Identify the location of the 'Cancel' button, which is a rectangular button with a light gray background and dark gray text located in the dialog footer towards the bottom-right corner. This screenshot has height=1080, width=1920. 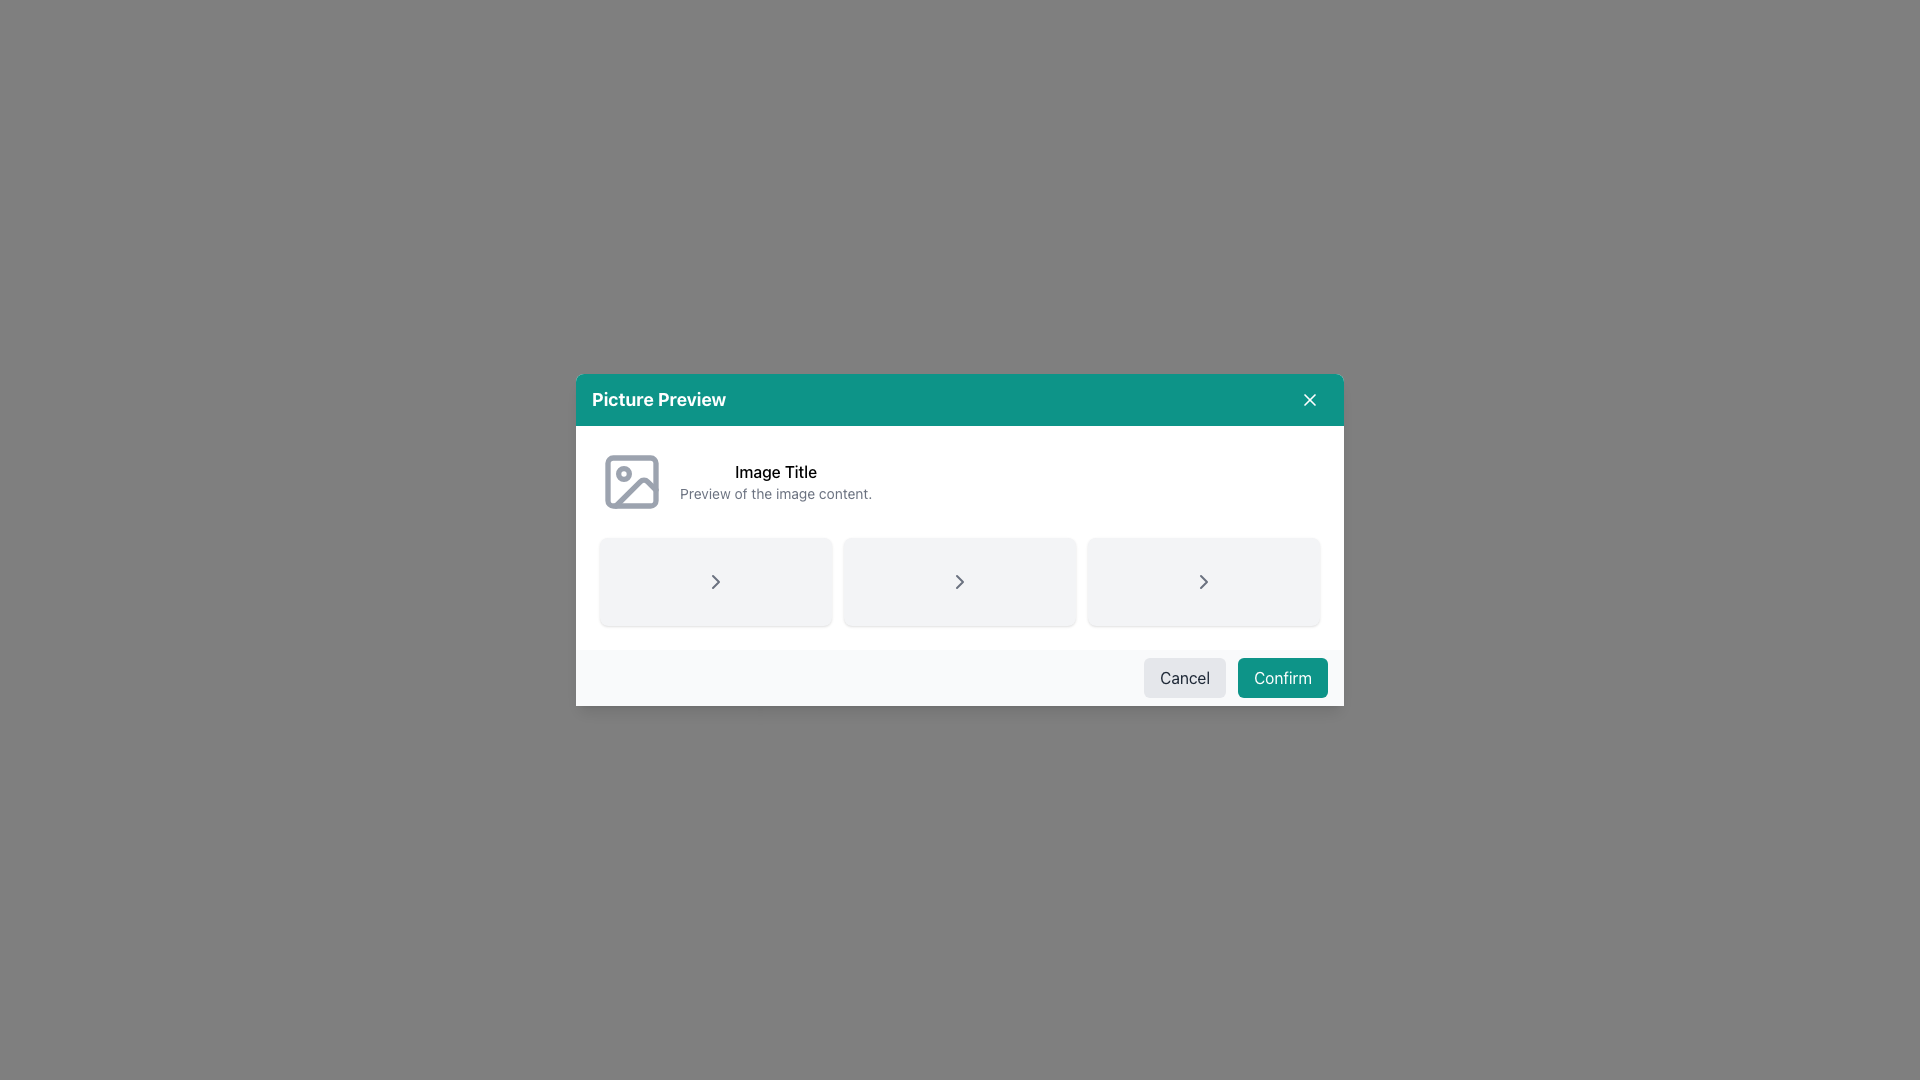
(1185, 677).